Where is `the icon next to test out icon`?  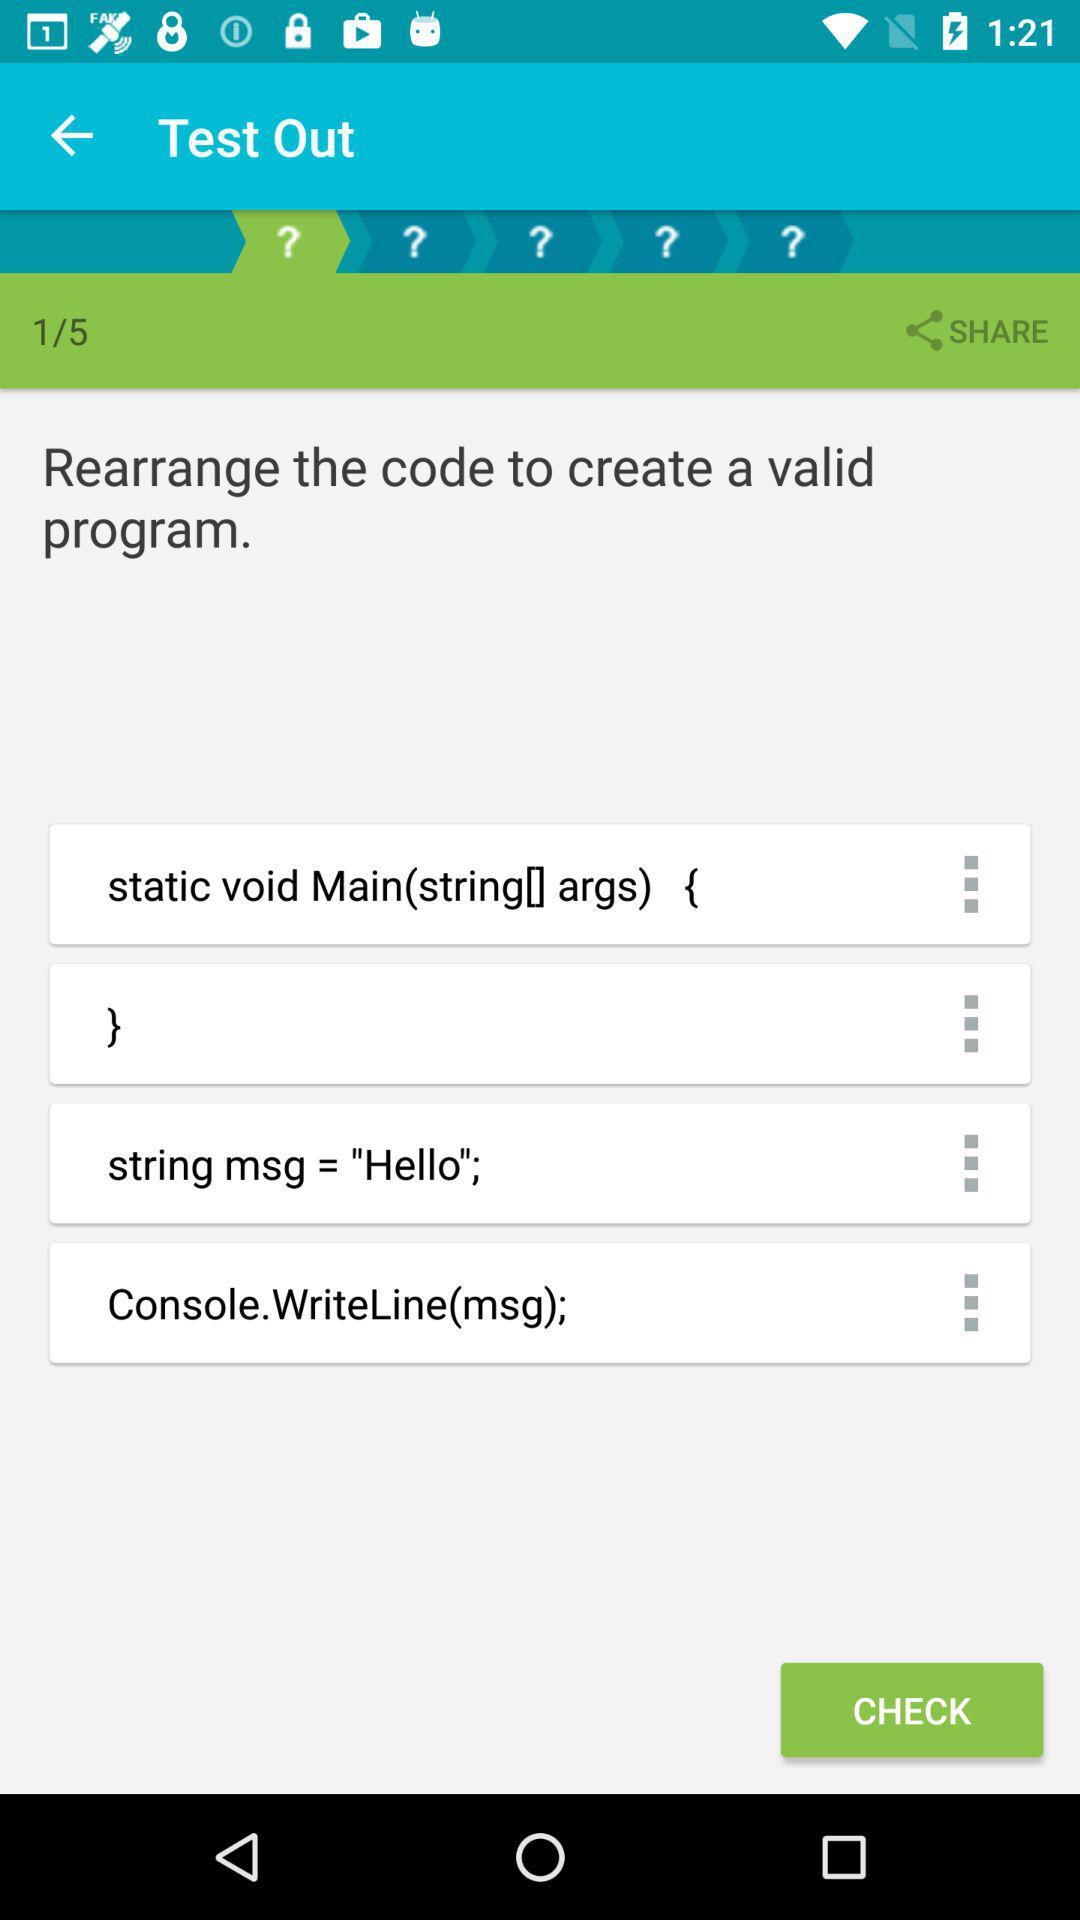 the icon next to test out icon is located at coordinates (72, 135).